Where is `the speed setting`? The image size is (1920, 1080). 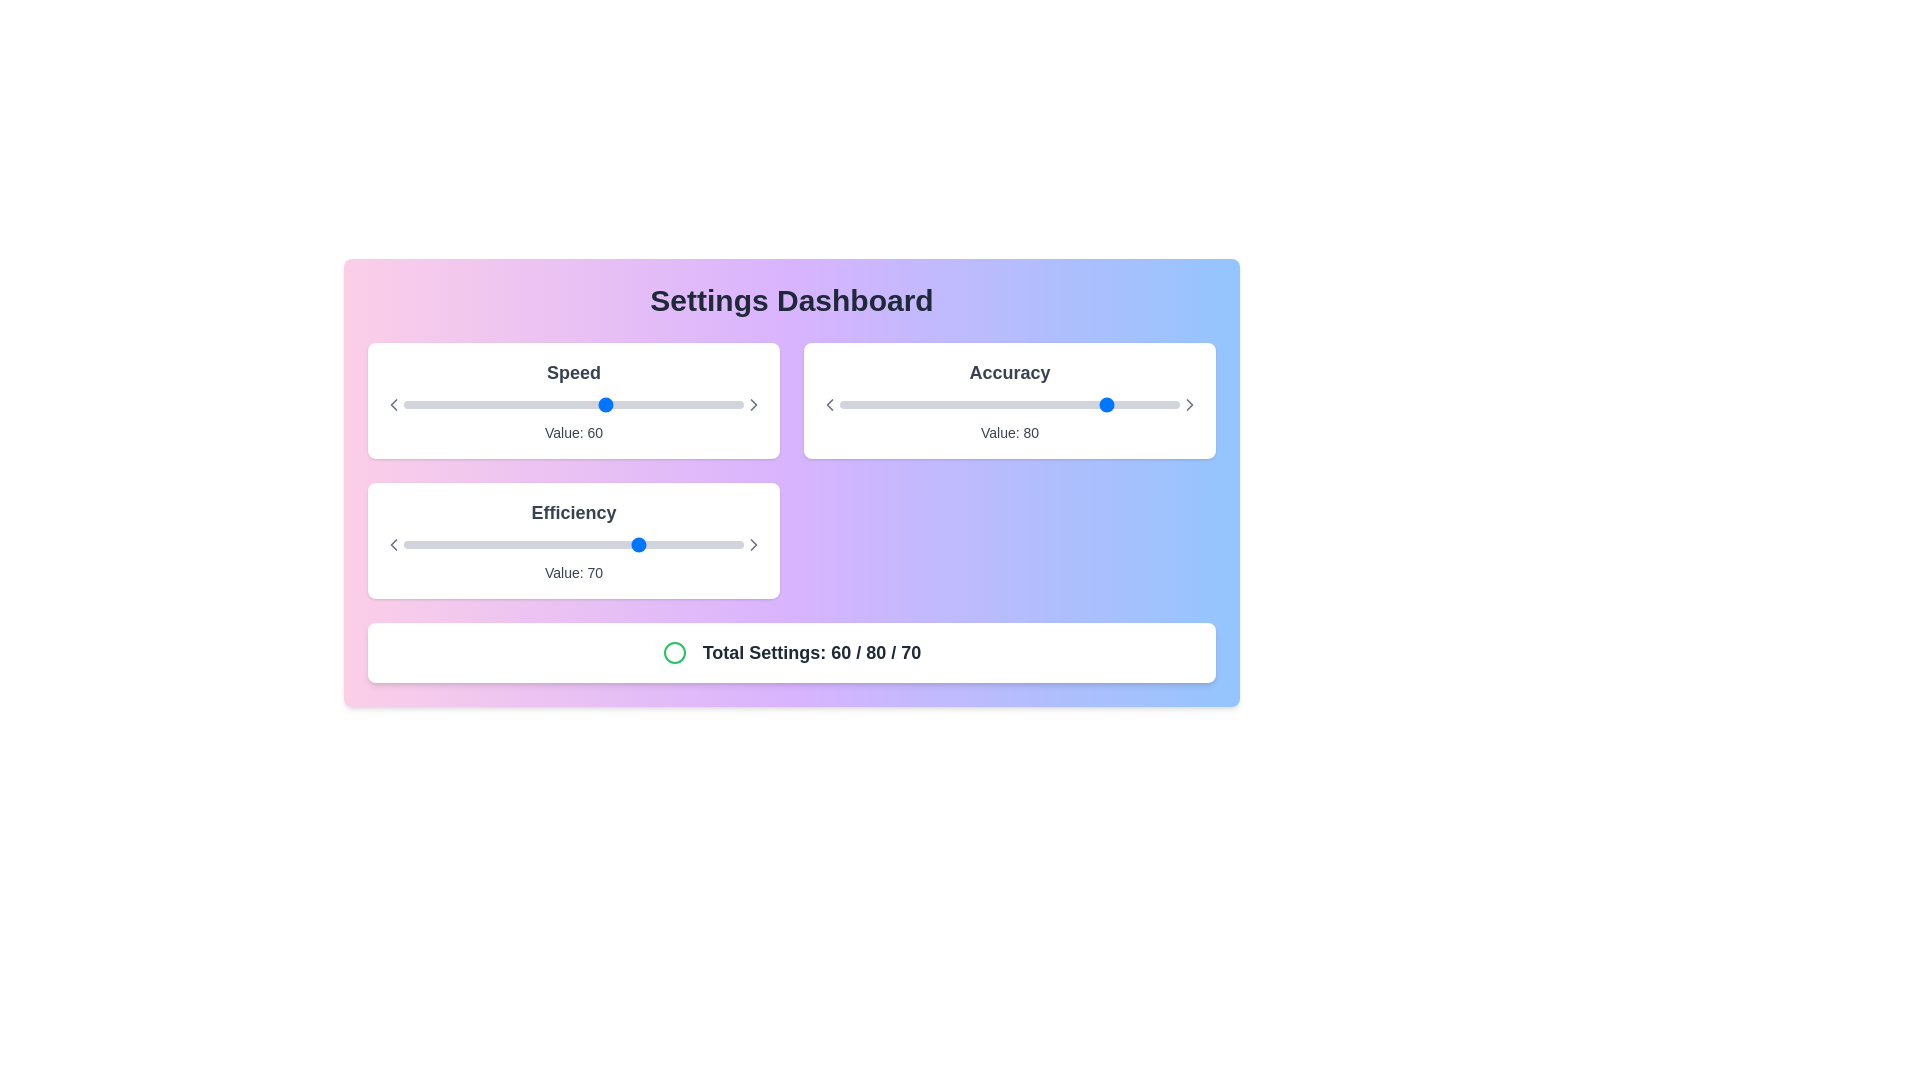 the speed setting is located at coordinates (642, 405).